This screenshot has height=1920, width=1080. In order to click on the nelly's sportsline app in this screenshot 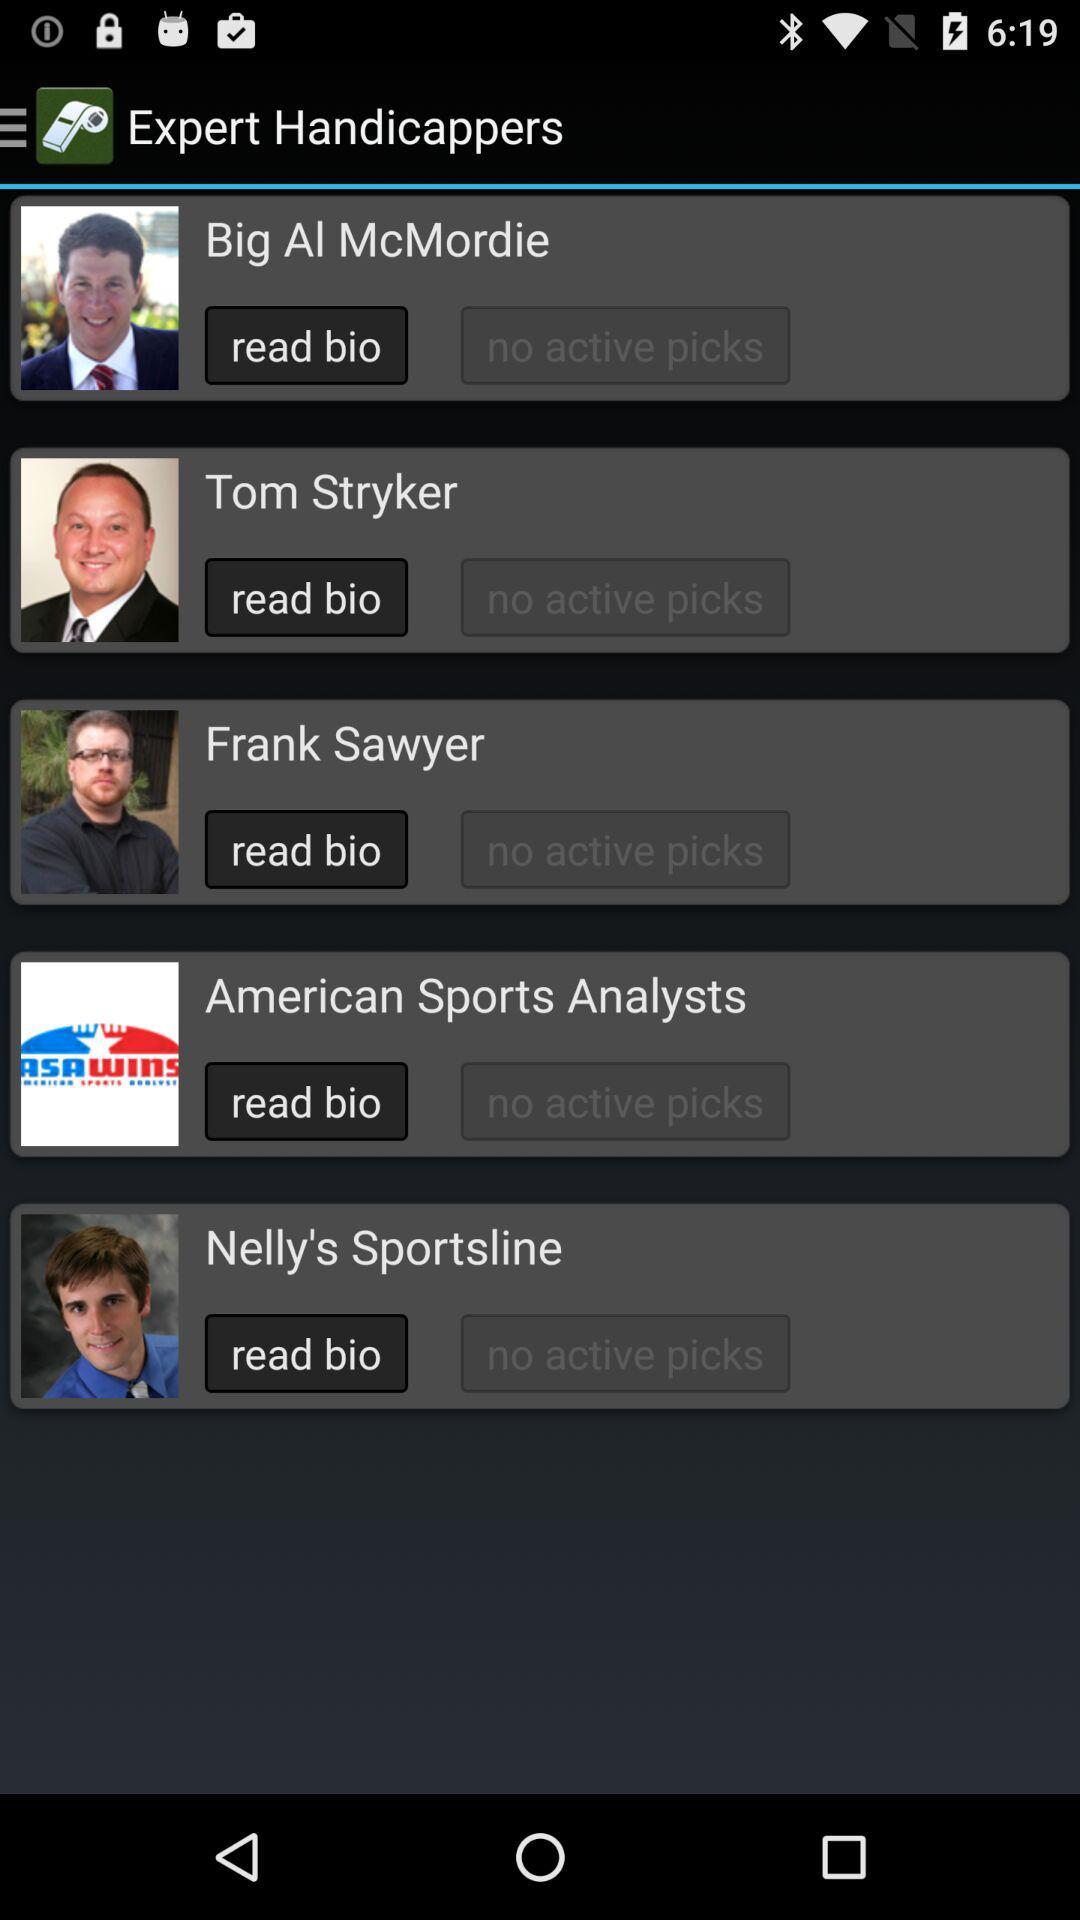, I will do `click(383, 1245)`.